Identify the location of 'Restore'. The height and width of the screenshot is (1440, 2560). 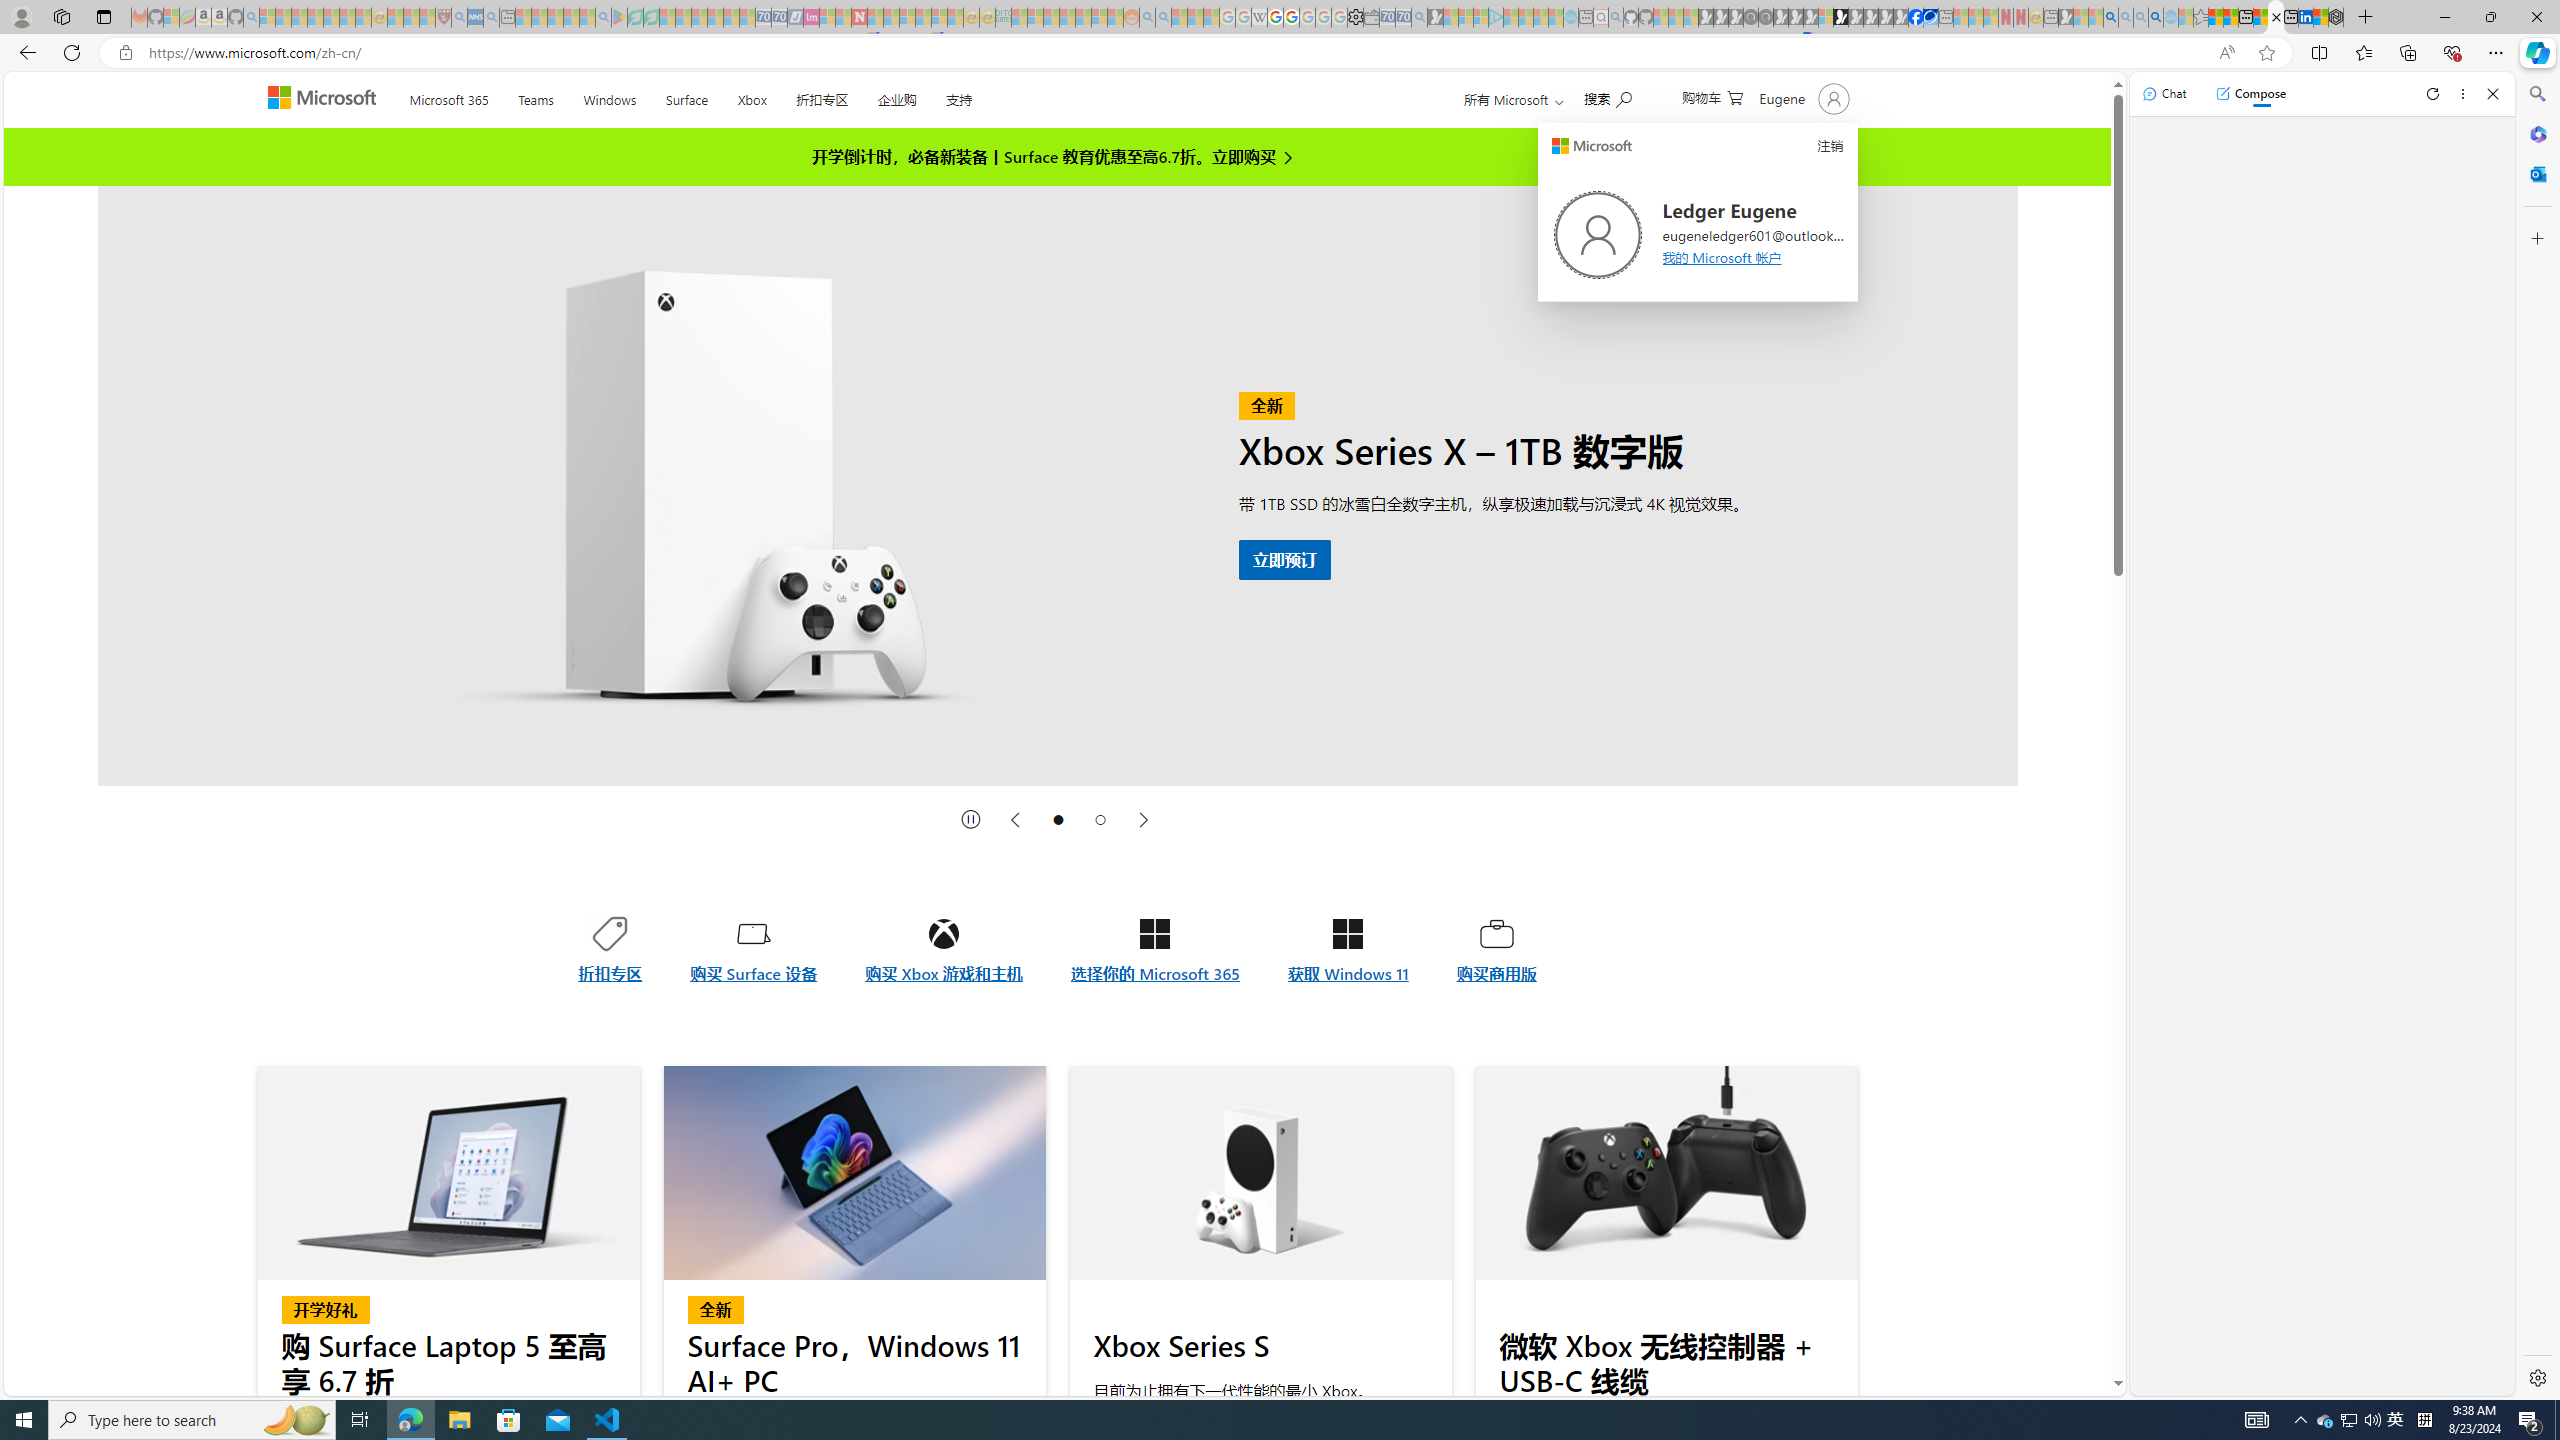
(2490, 16).